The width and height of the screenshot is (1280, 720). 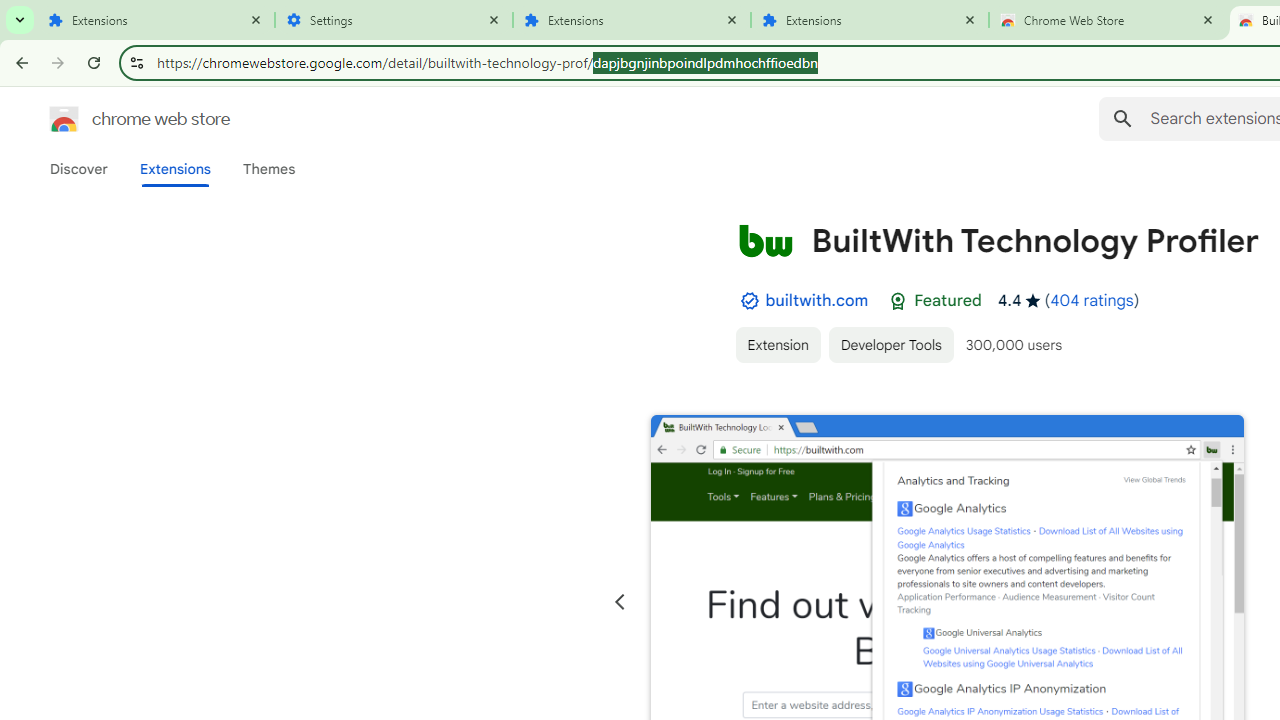 What do you see at coordinates (268, 168) in the screenshot?
I see `'Themes'` at bounding box center [268, 168].